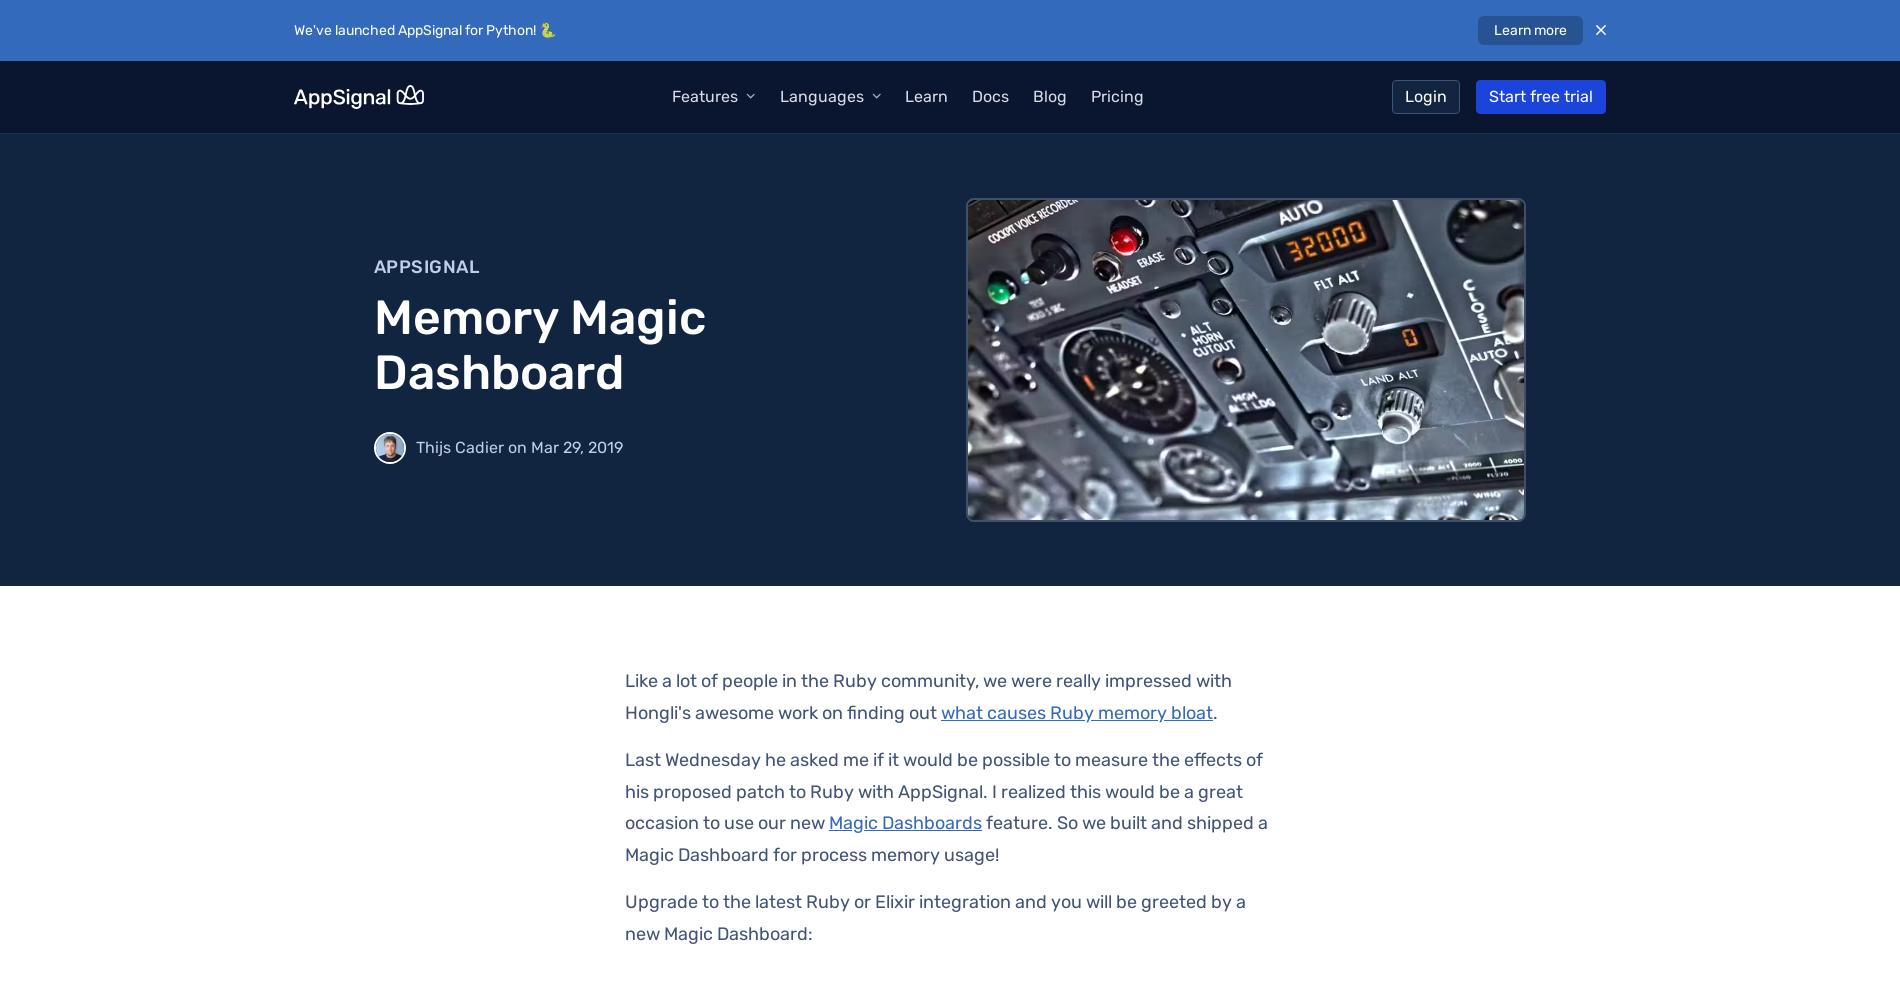 This screenshot has width=1900, height=981. I want to click on 'appsignal', so click(425, 265).